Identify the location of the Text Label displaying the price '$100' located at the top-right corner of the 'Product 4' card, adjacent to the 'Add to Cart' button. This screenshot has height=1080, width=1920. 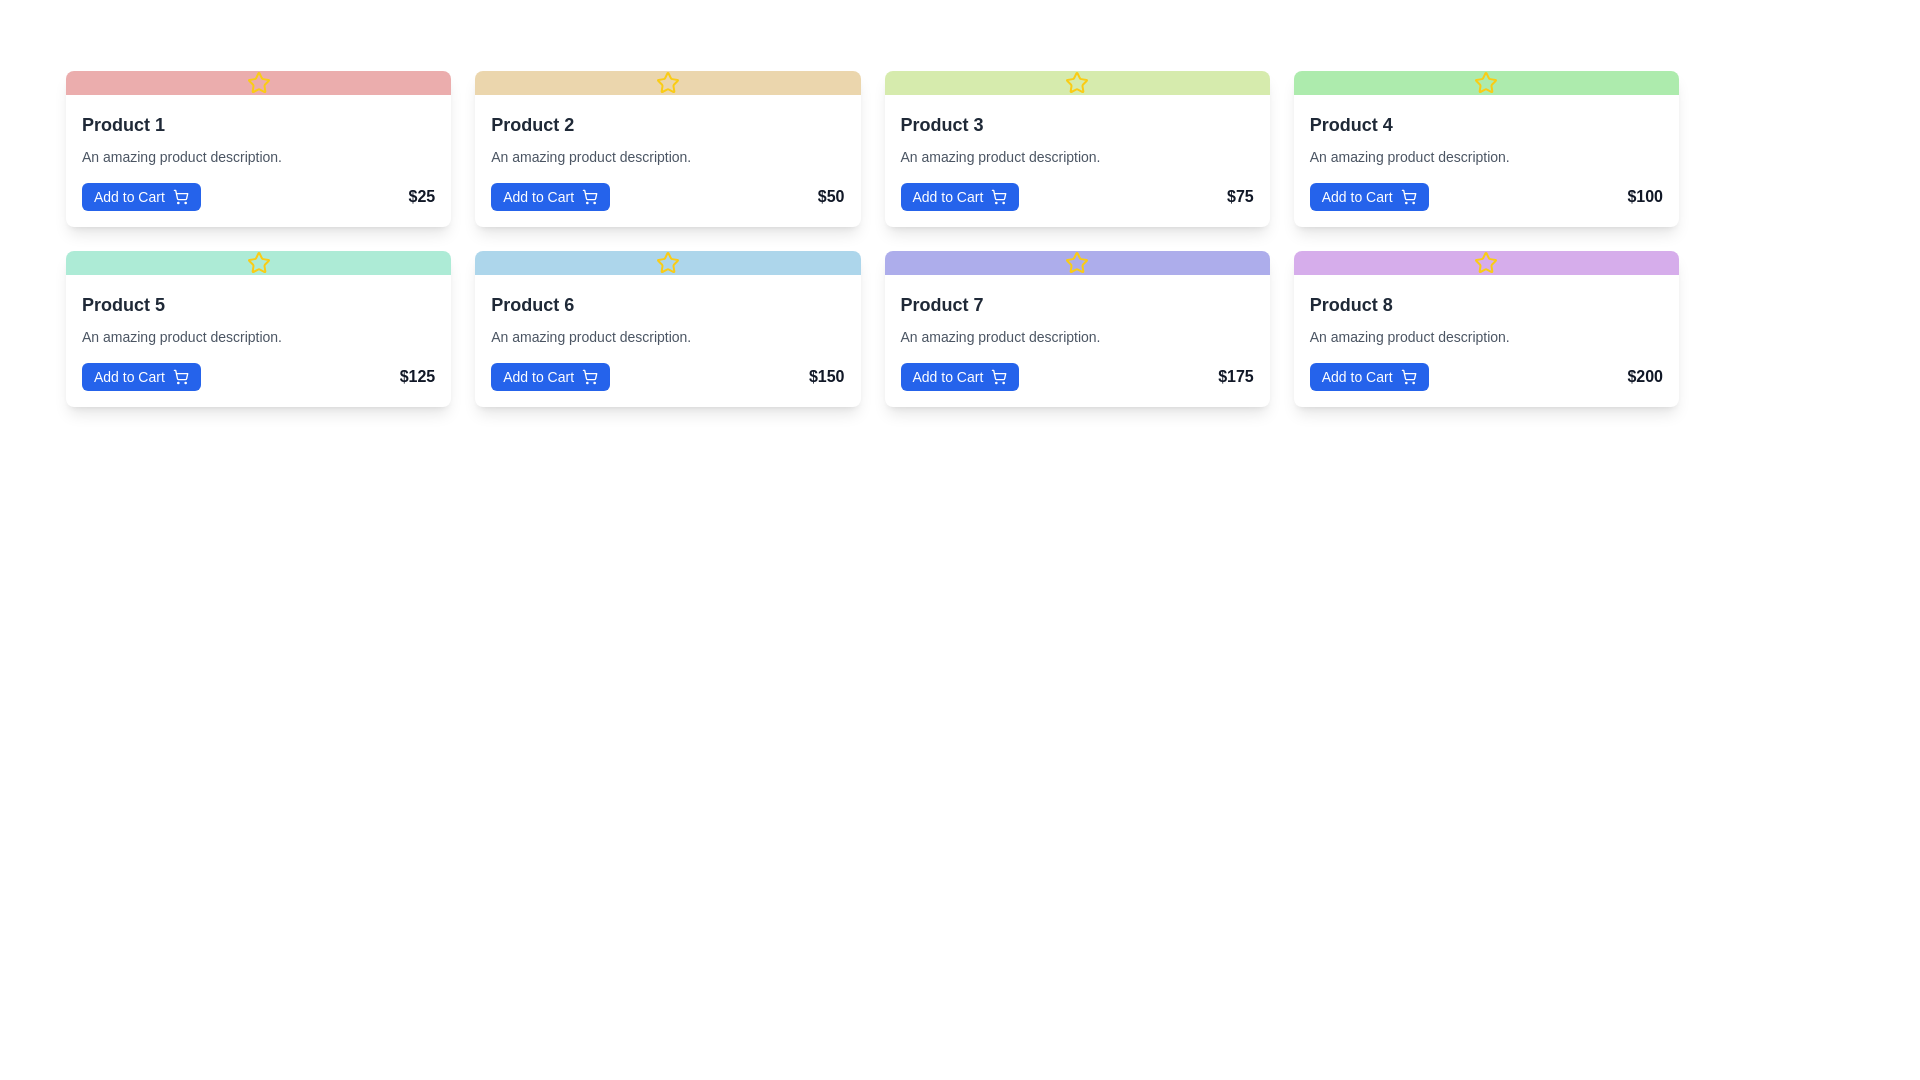
(1645, 196).